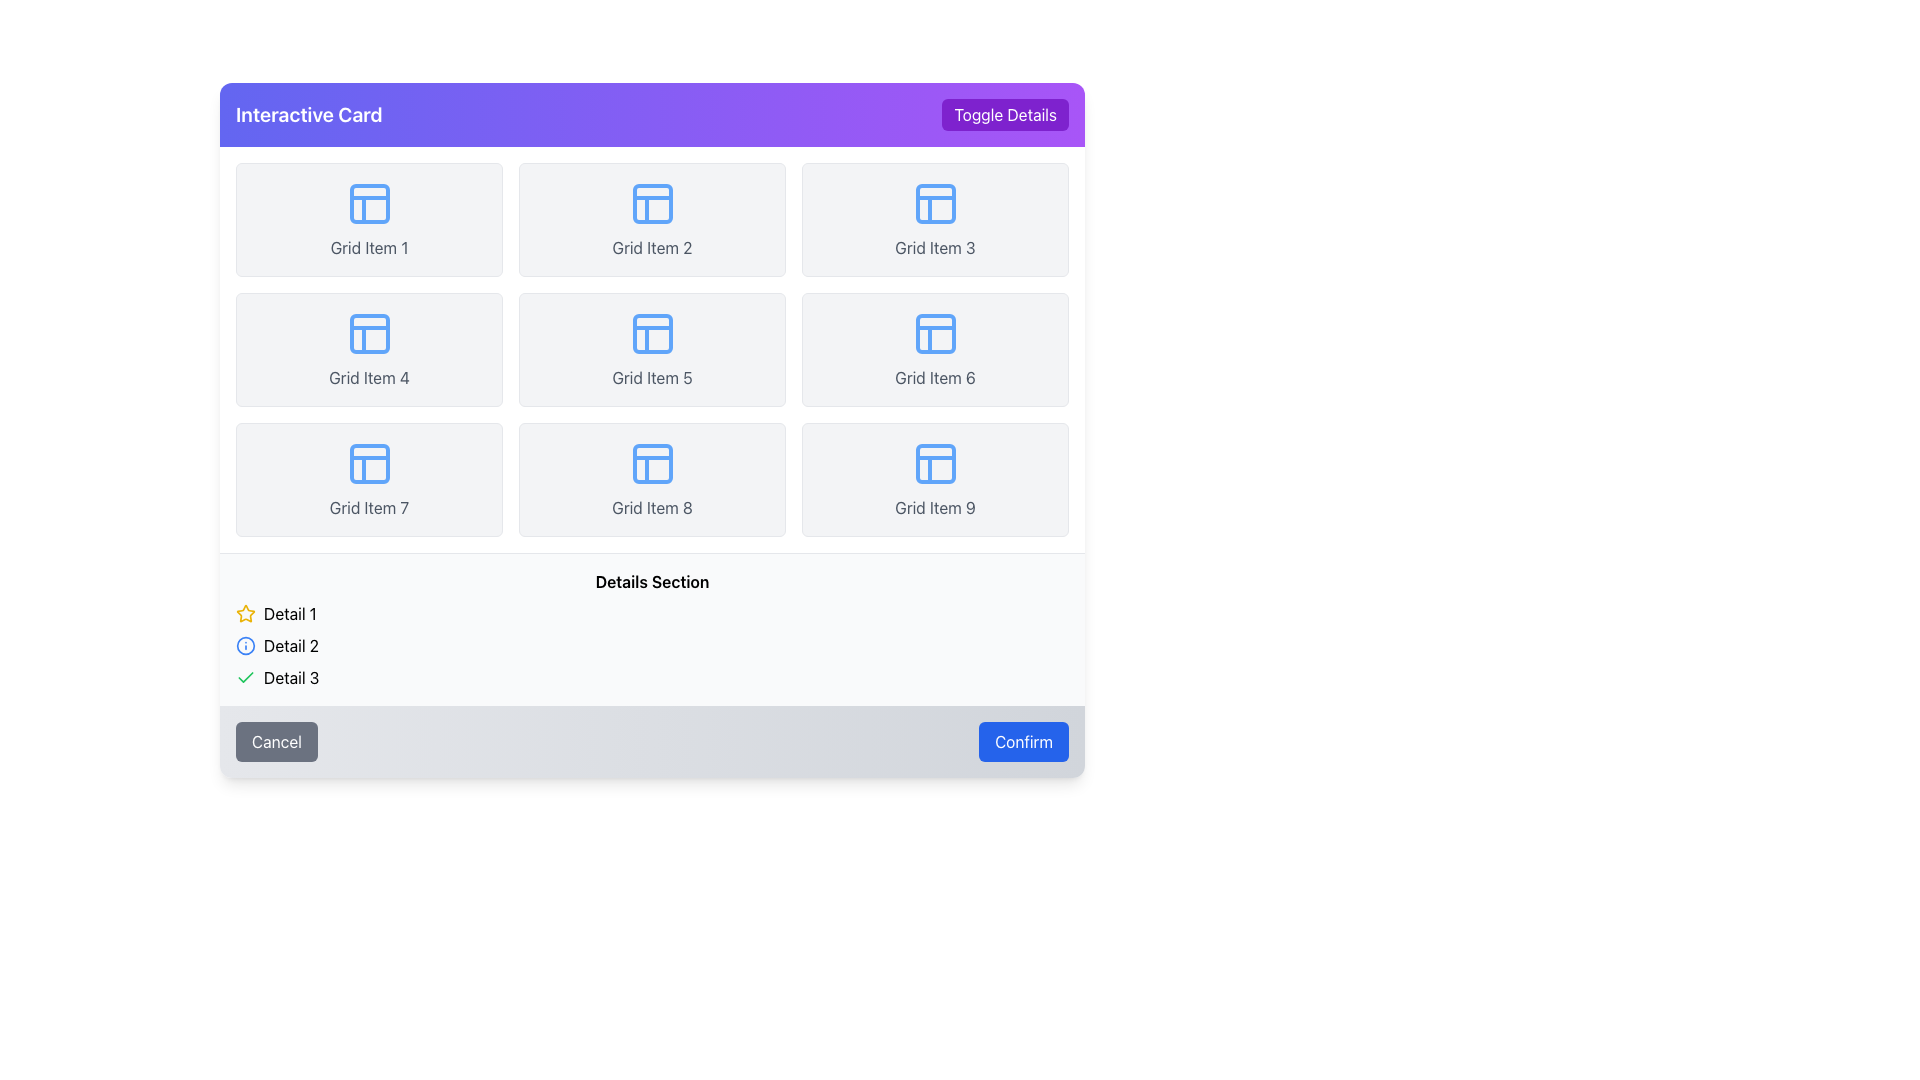 The image size is (1920, 1080). I want to click on the text label displaying 'Grid Item 7', located in the third row and first column of the grid layout, so click(369, 507).